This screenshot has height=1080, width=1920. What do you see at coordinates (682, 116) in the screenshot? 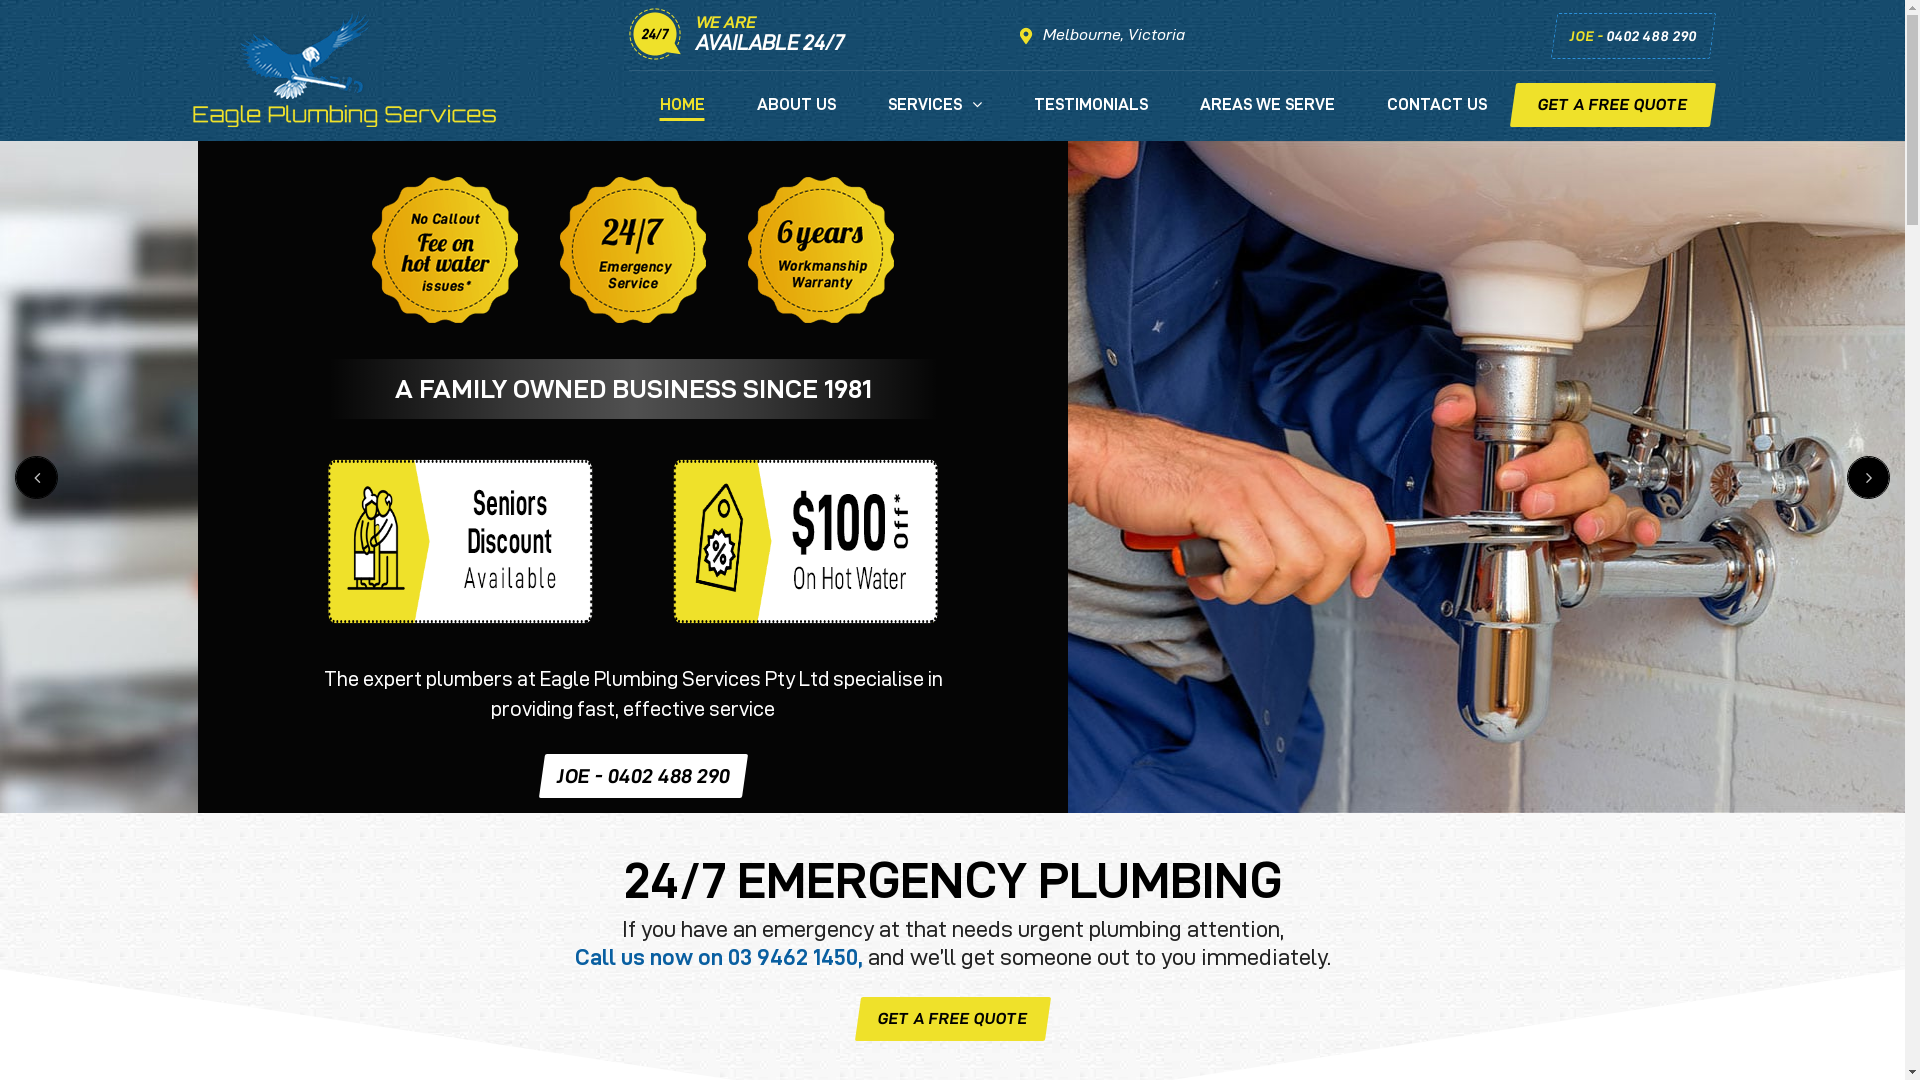
I see `'HOME'` at bounding box center [682, 116].